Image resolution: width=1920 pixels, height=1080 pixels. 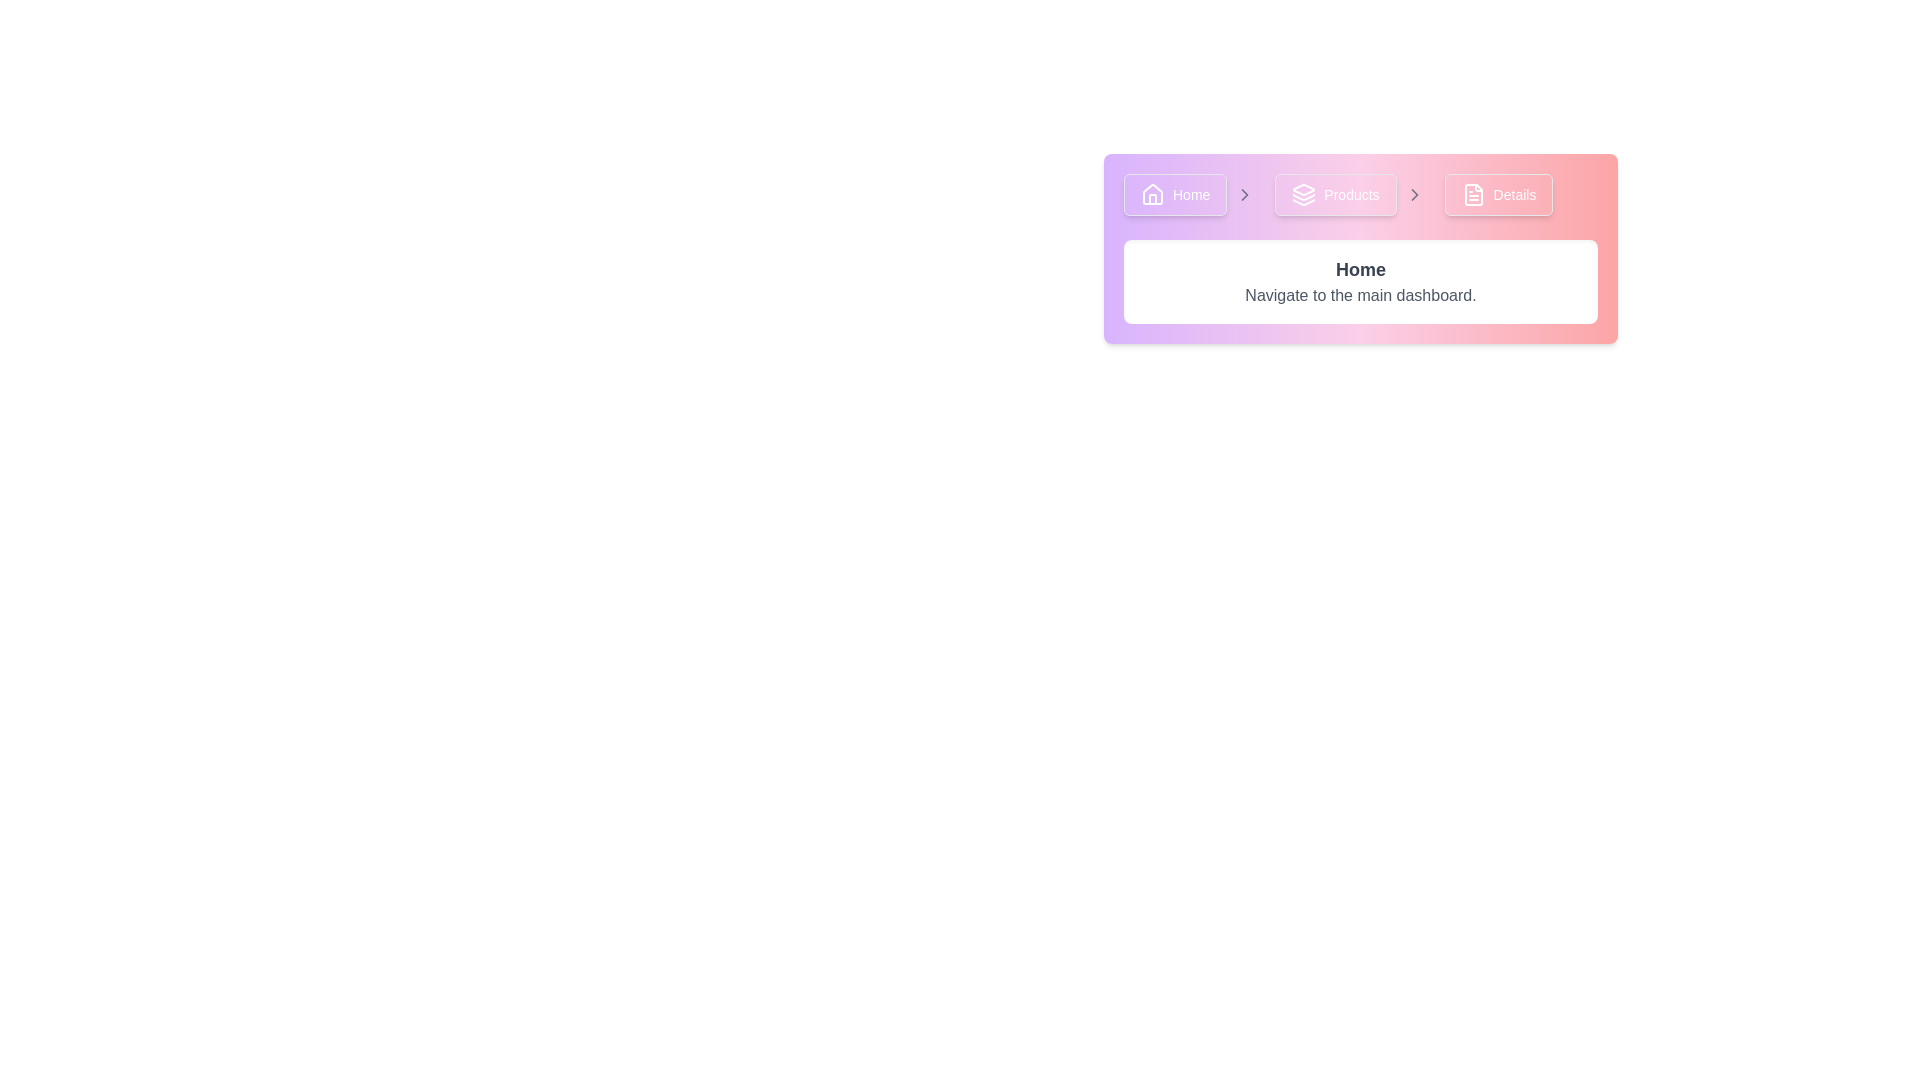 I want to click on the 'Details' button in the breadcrumb navigation bar, which has a pale pink background and a white document icon, so click(x=1498, y=195).